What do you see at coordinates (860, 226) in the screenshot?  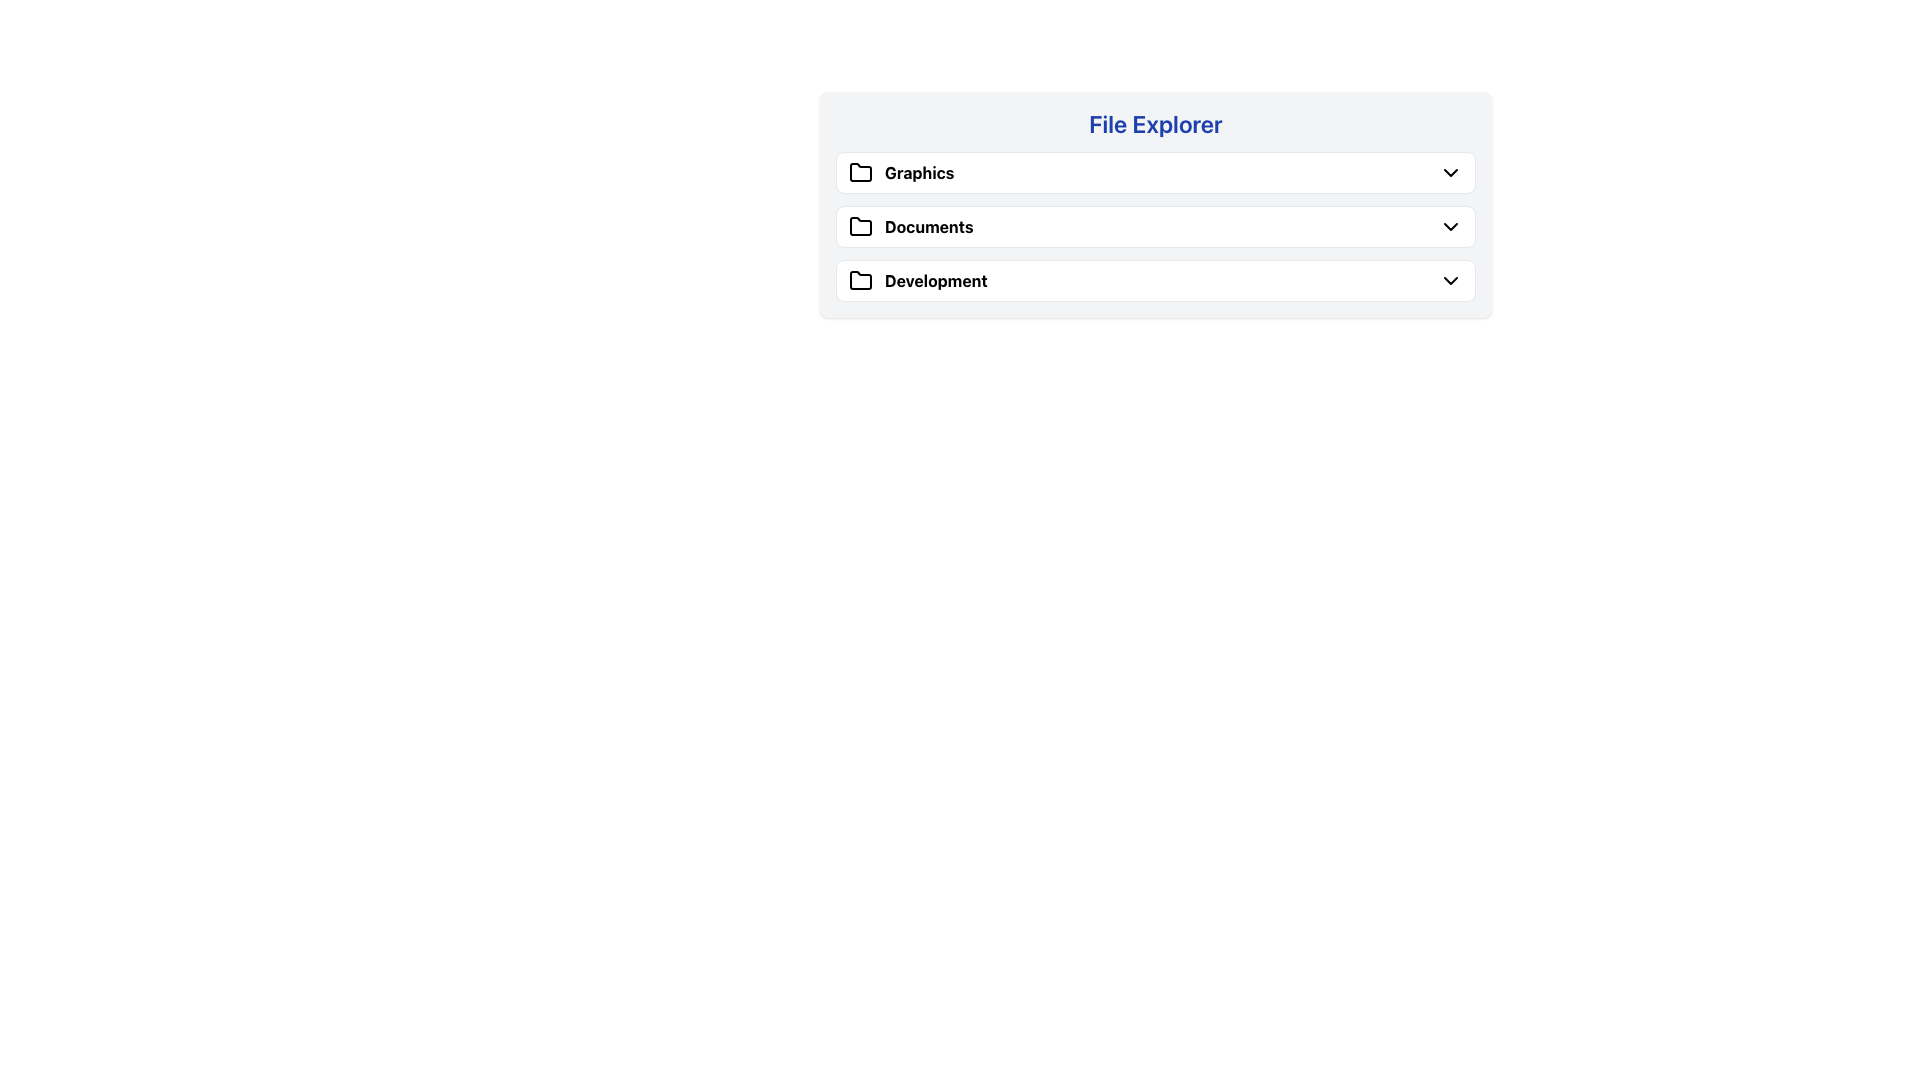 I see `the 'Documents' folder icon located within the file explorer interface` at bounding box center [860, 226].